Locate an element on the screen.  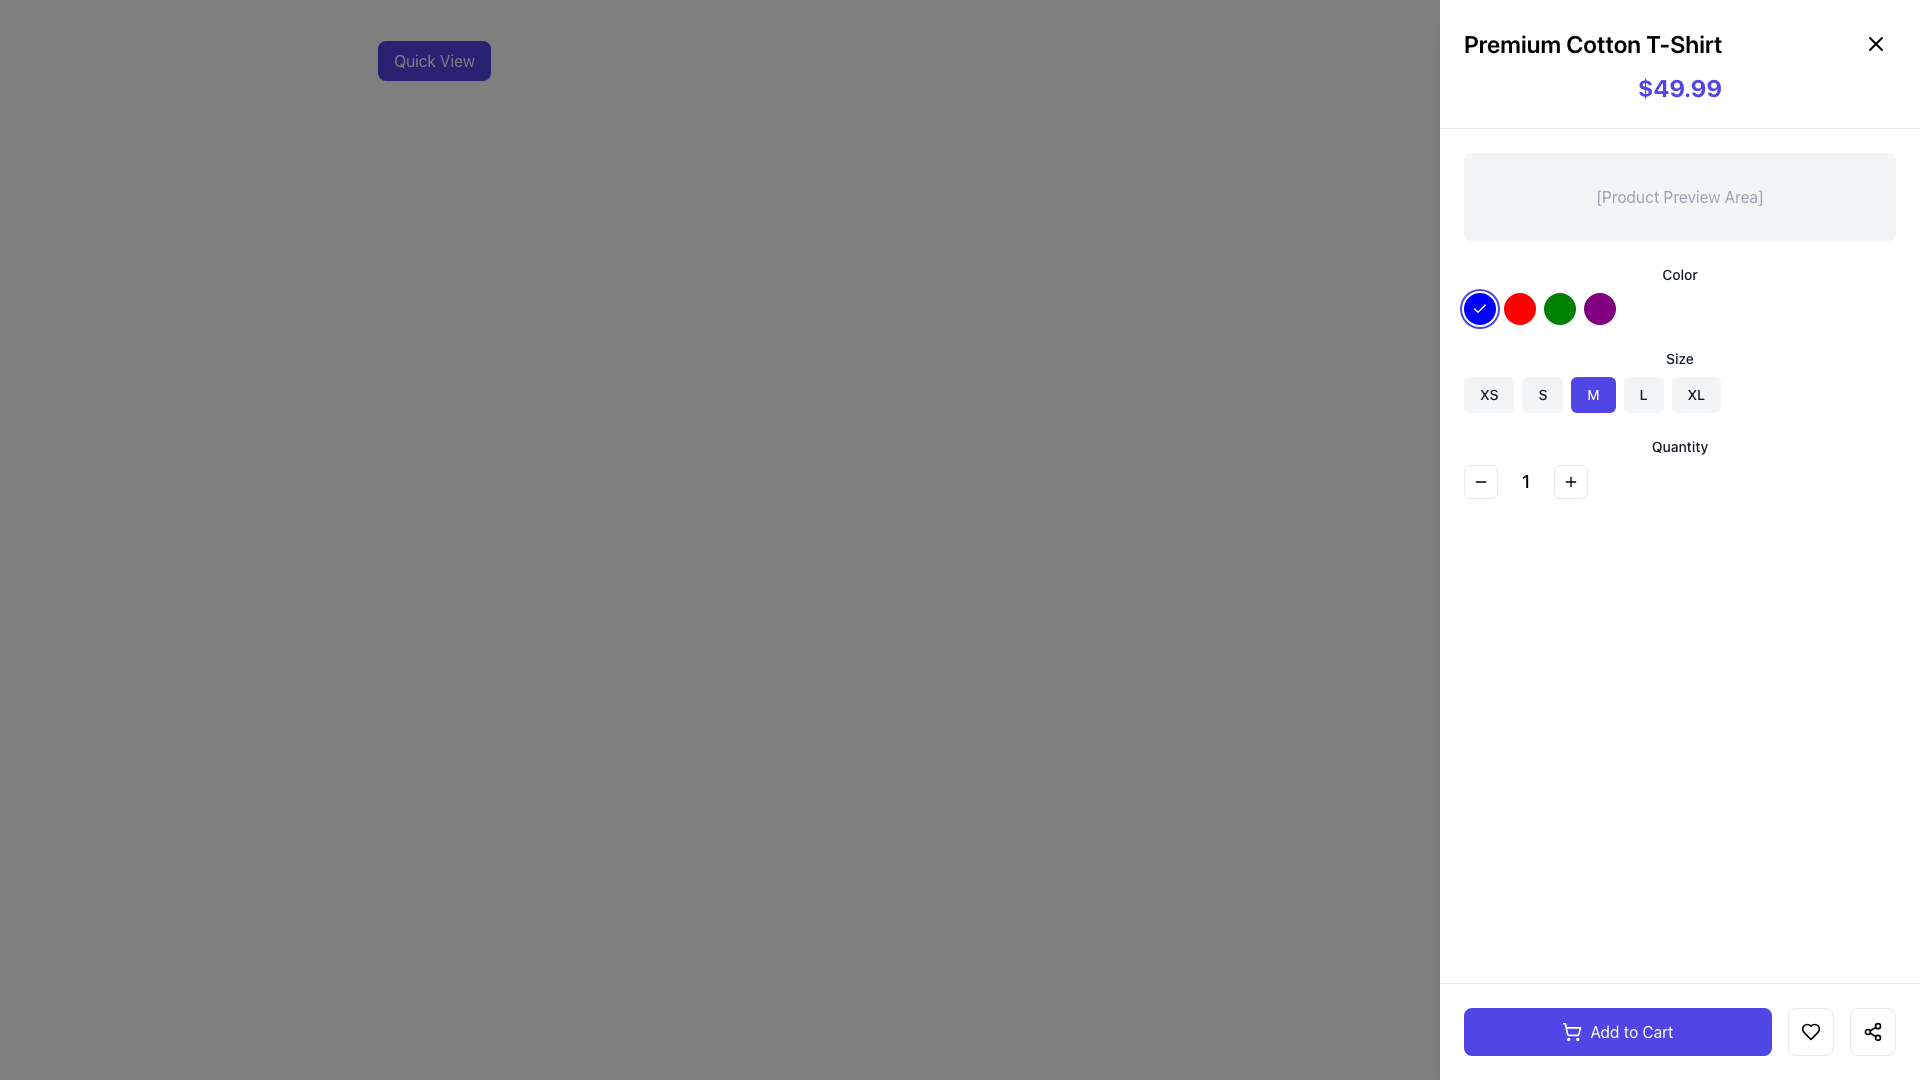
the dismiss button located in the top right corner of the product details panel for the 'Premium Cotton T-Shirt' is located at coordinates (1875, 43).